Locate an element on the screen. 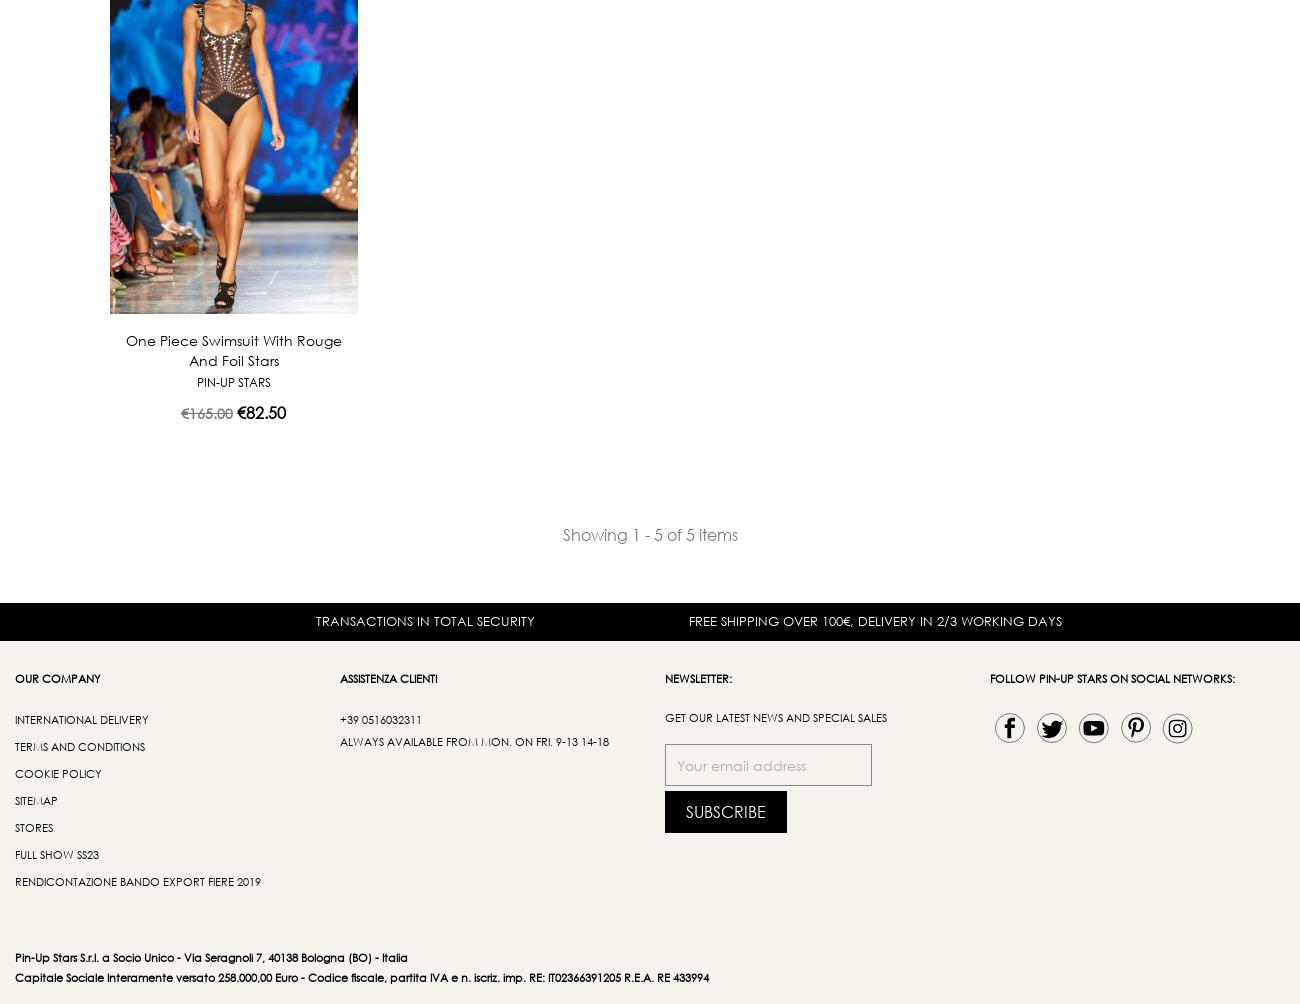  'Cookie Policy' is located at coordinates (58, 773).